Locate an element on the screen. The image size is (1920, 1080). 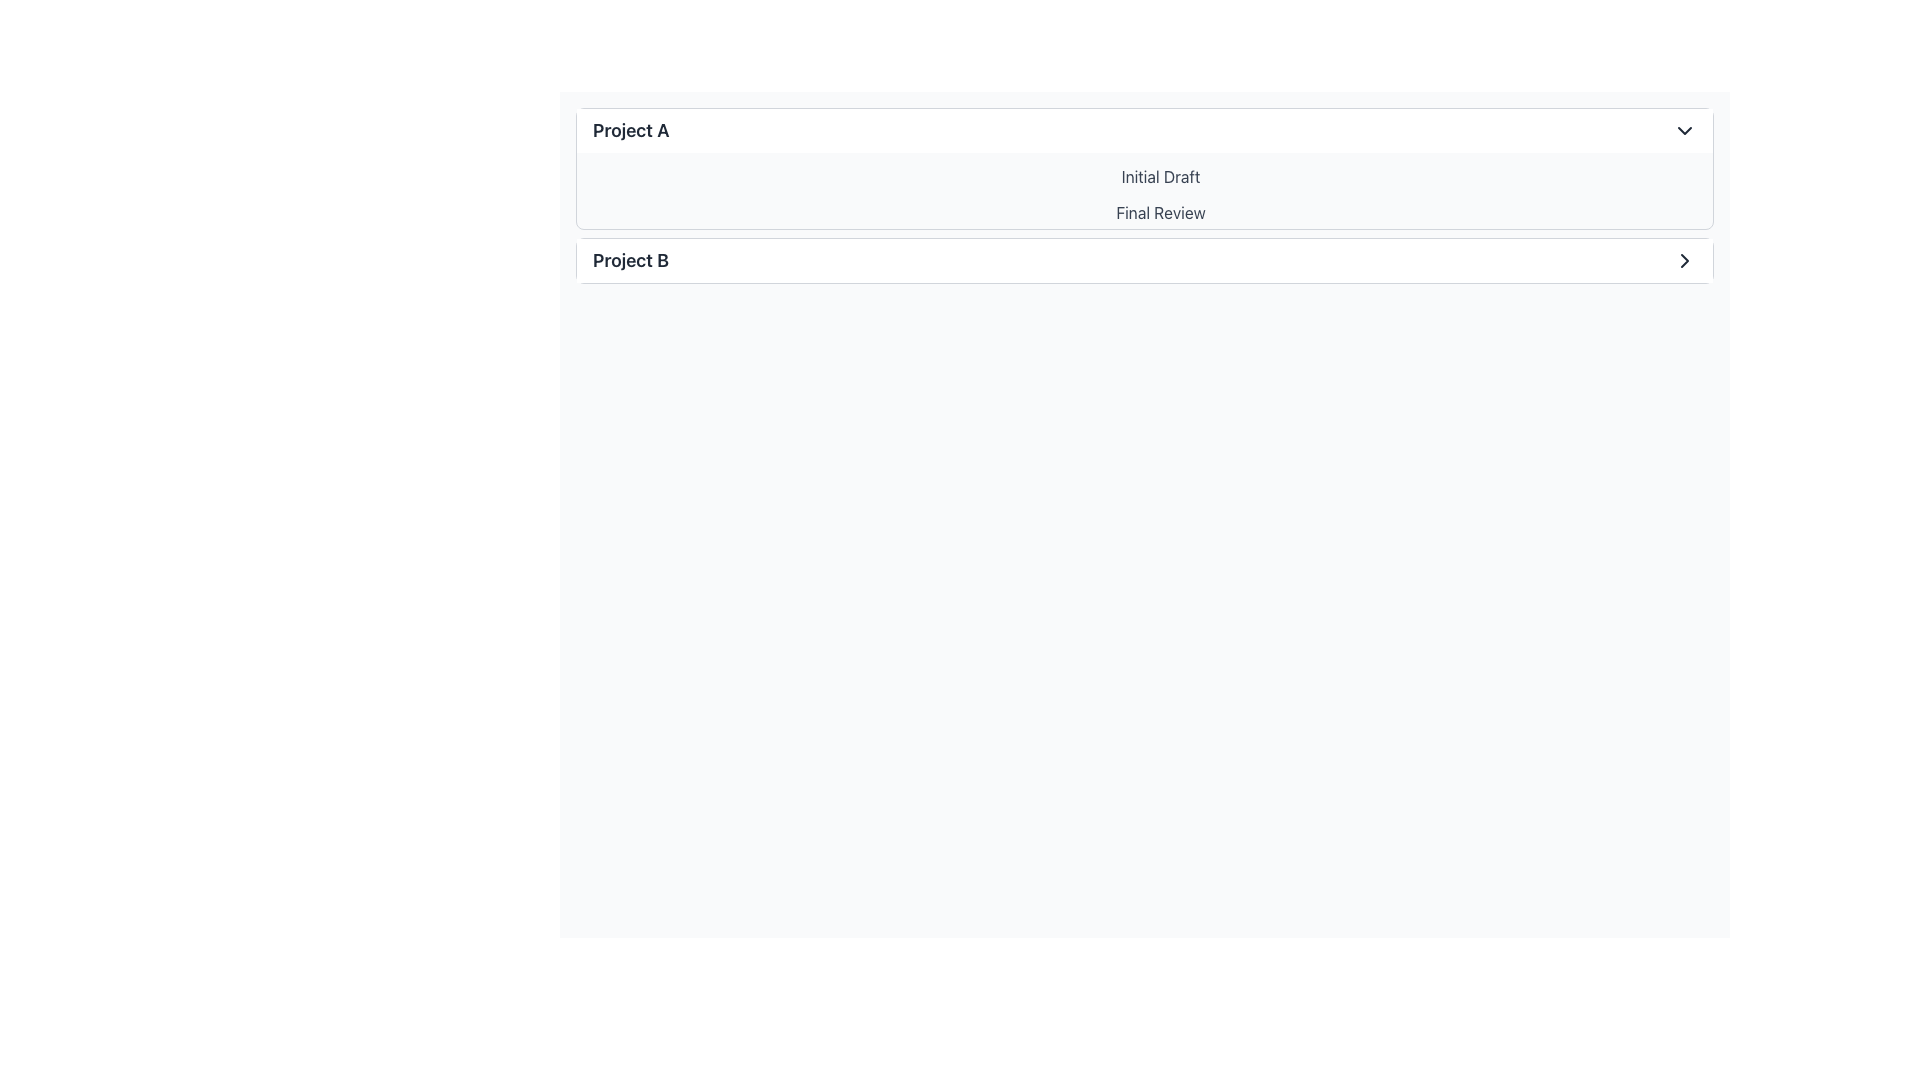
the second interactive list item labeled 'Project B', which features a bold title on the left and a rightward chevron arrow on the far right is located at coordinates (1145, 260).